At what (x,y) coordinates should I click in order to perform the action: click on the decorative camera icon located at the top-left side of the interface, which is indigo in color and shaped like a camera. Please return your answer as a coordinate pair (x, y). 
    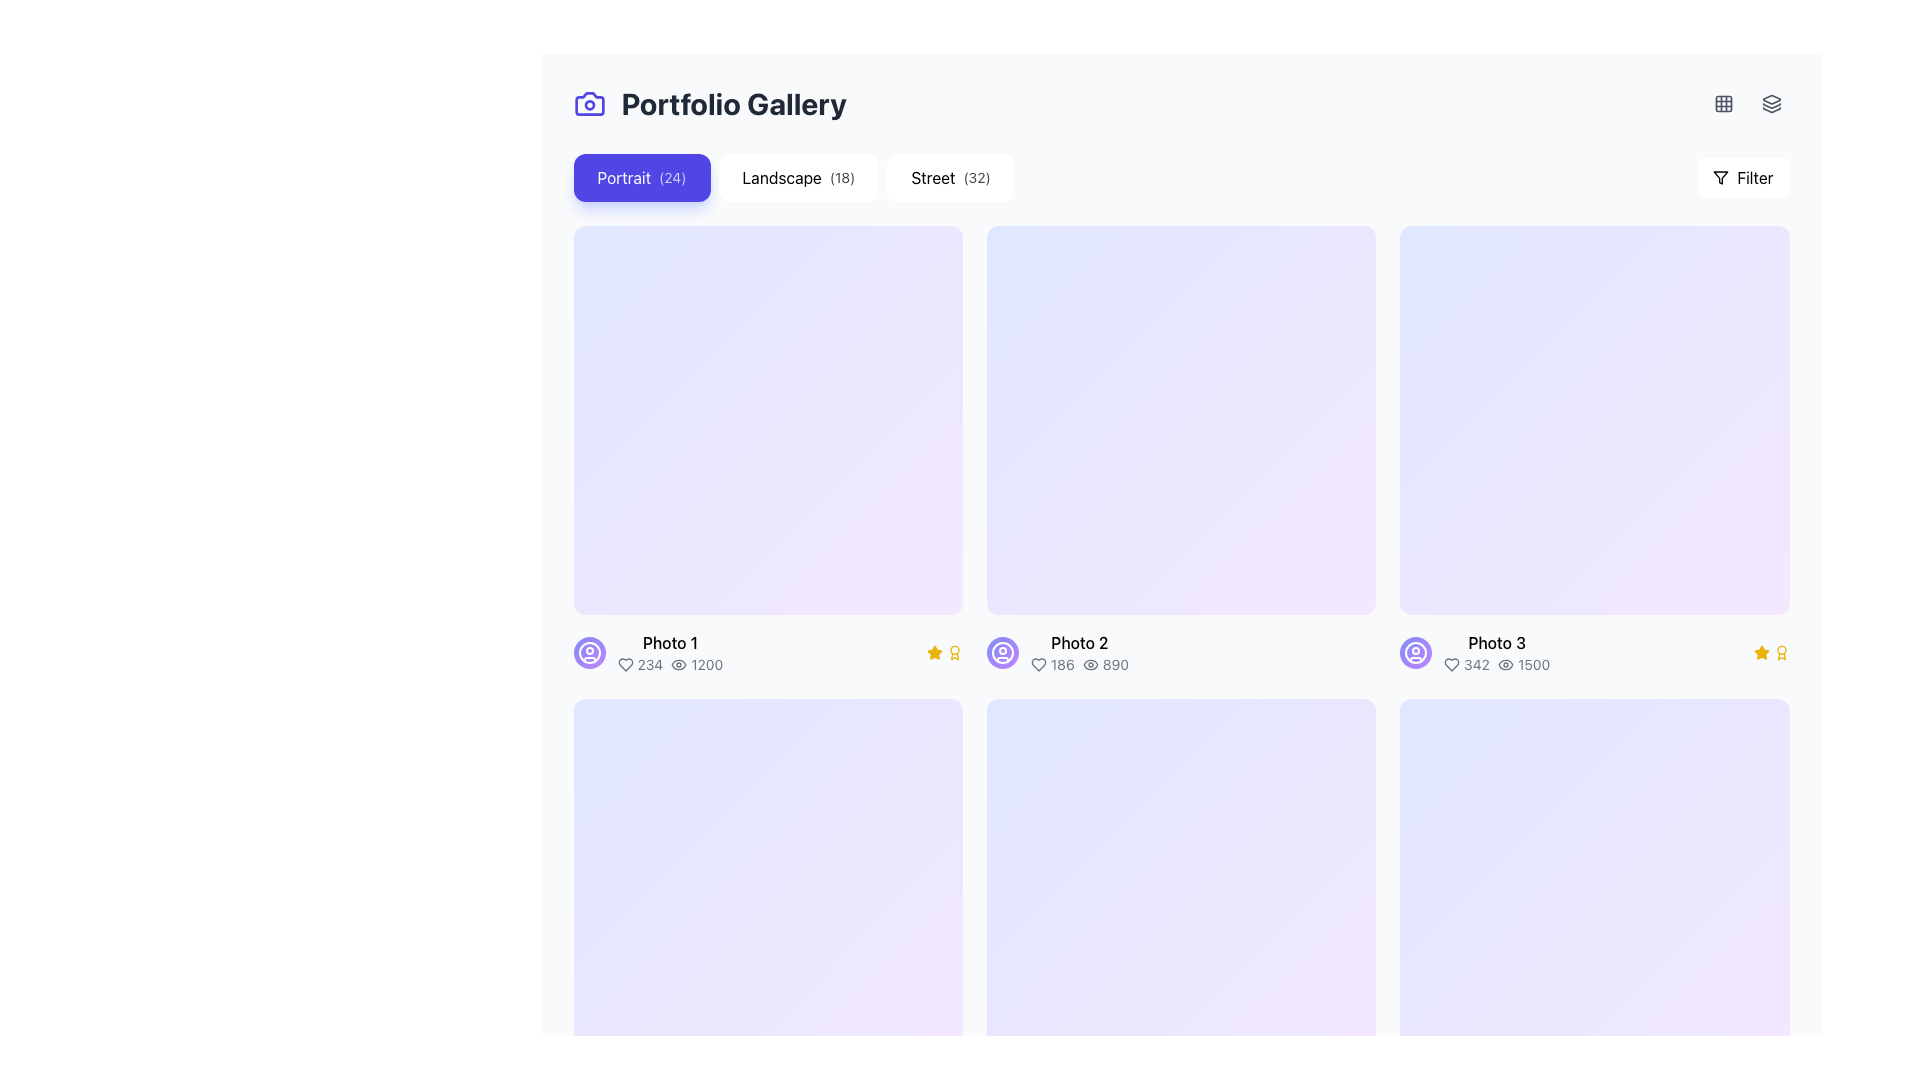
    Looking at the image, I should click on (588, 104).